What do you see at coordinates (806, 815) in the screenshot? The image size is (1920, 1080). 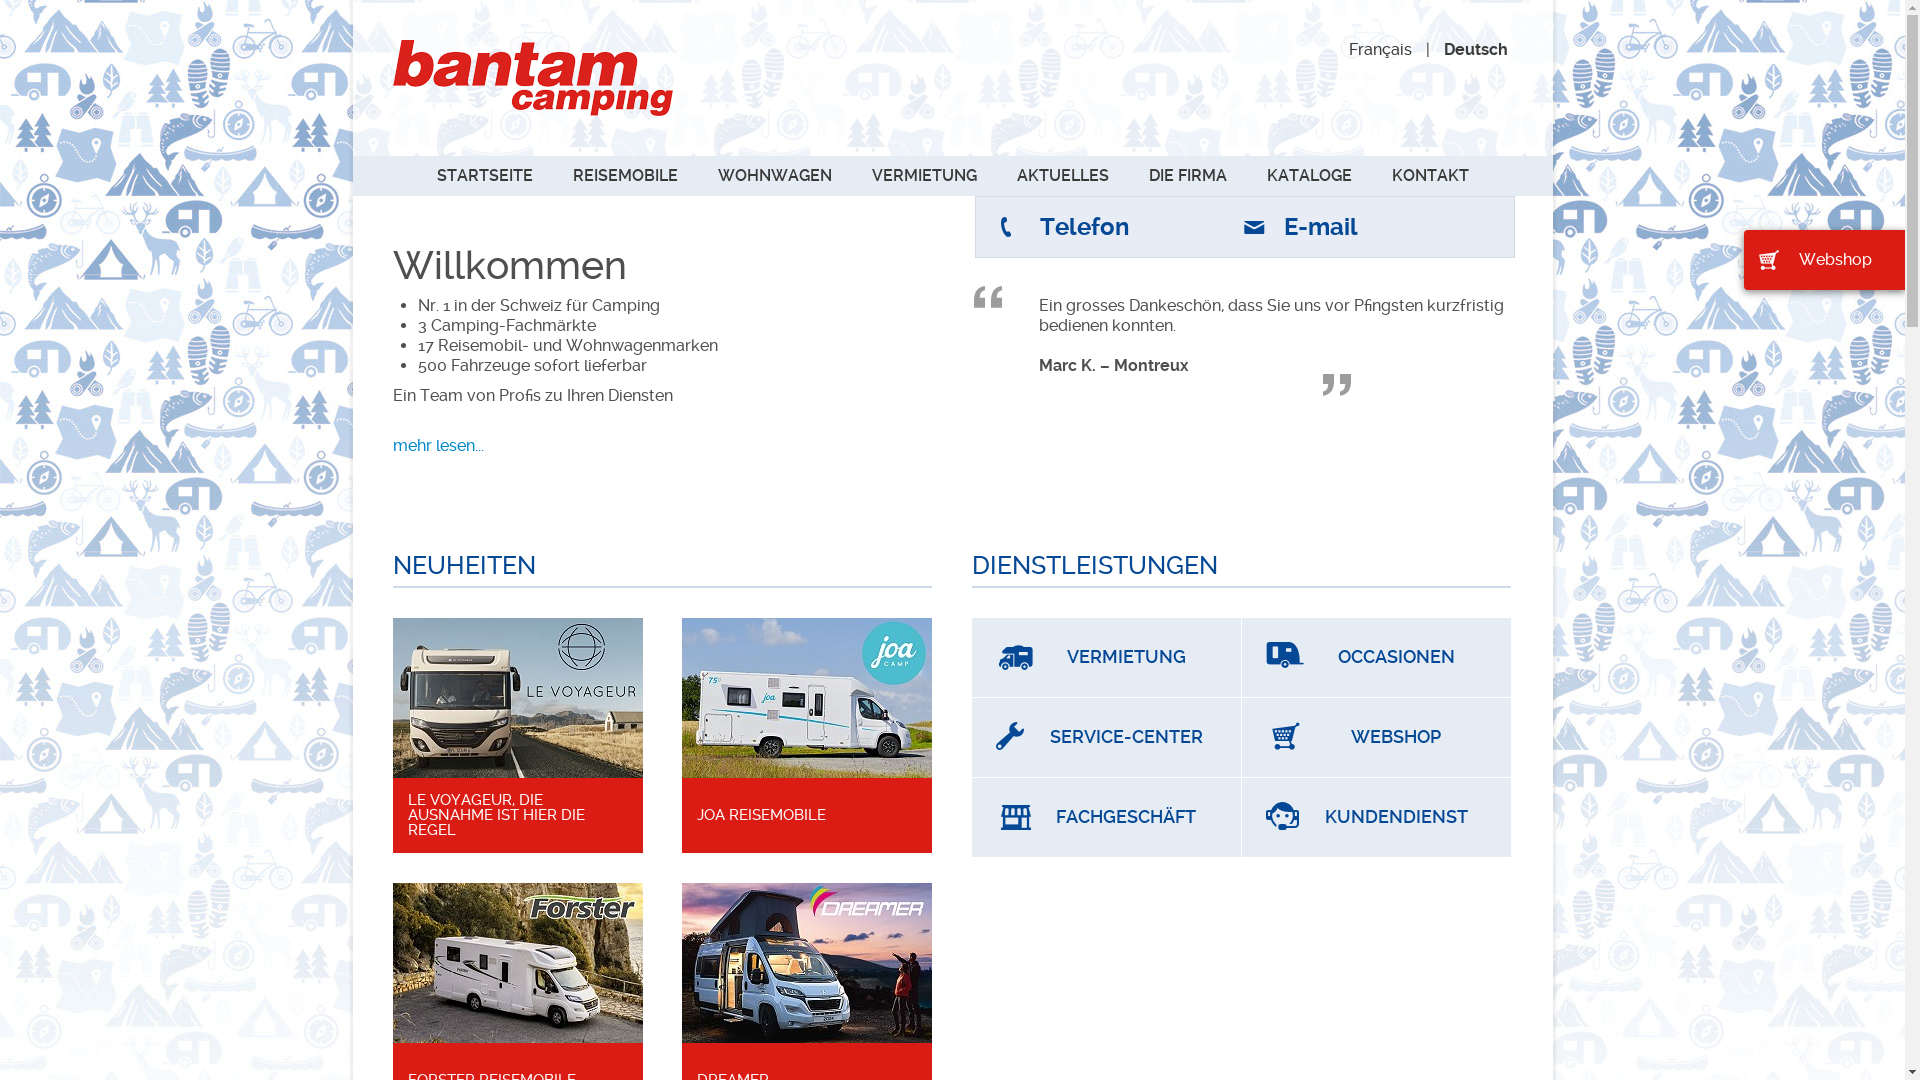 I see `'JOA REISEMOBILE'` at bounding box center [806, 815].